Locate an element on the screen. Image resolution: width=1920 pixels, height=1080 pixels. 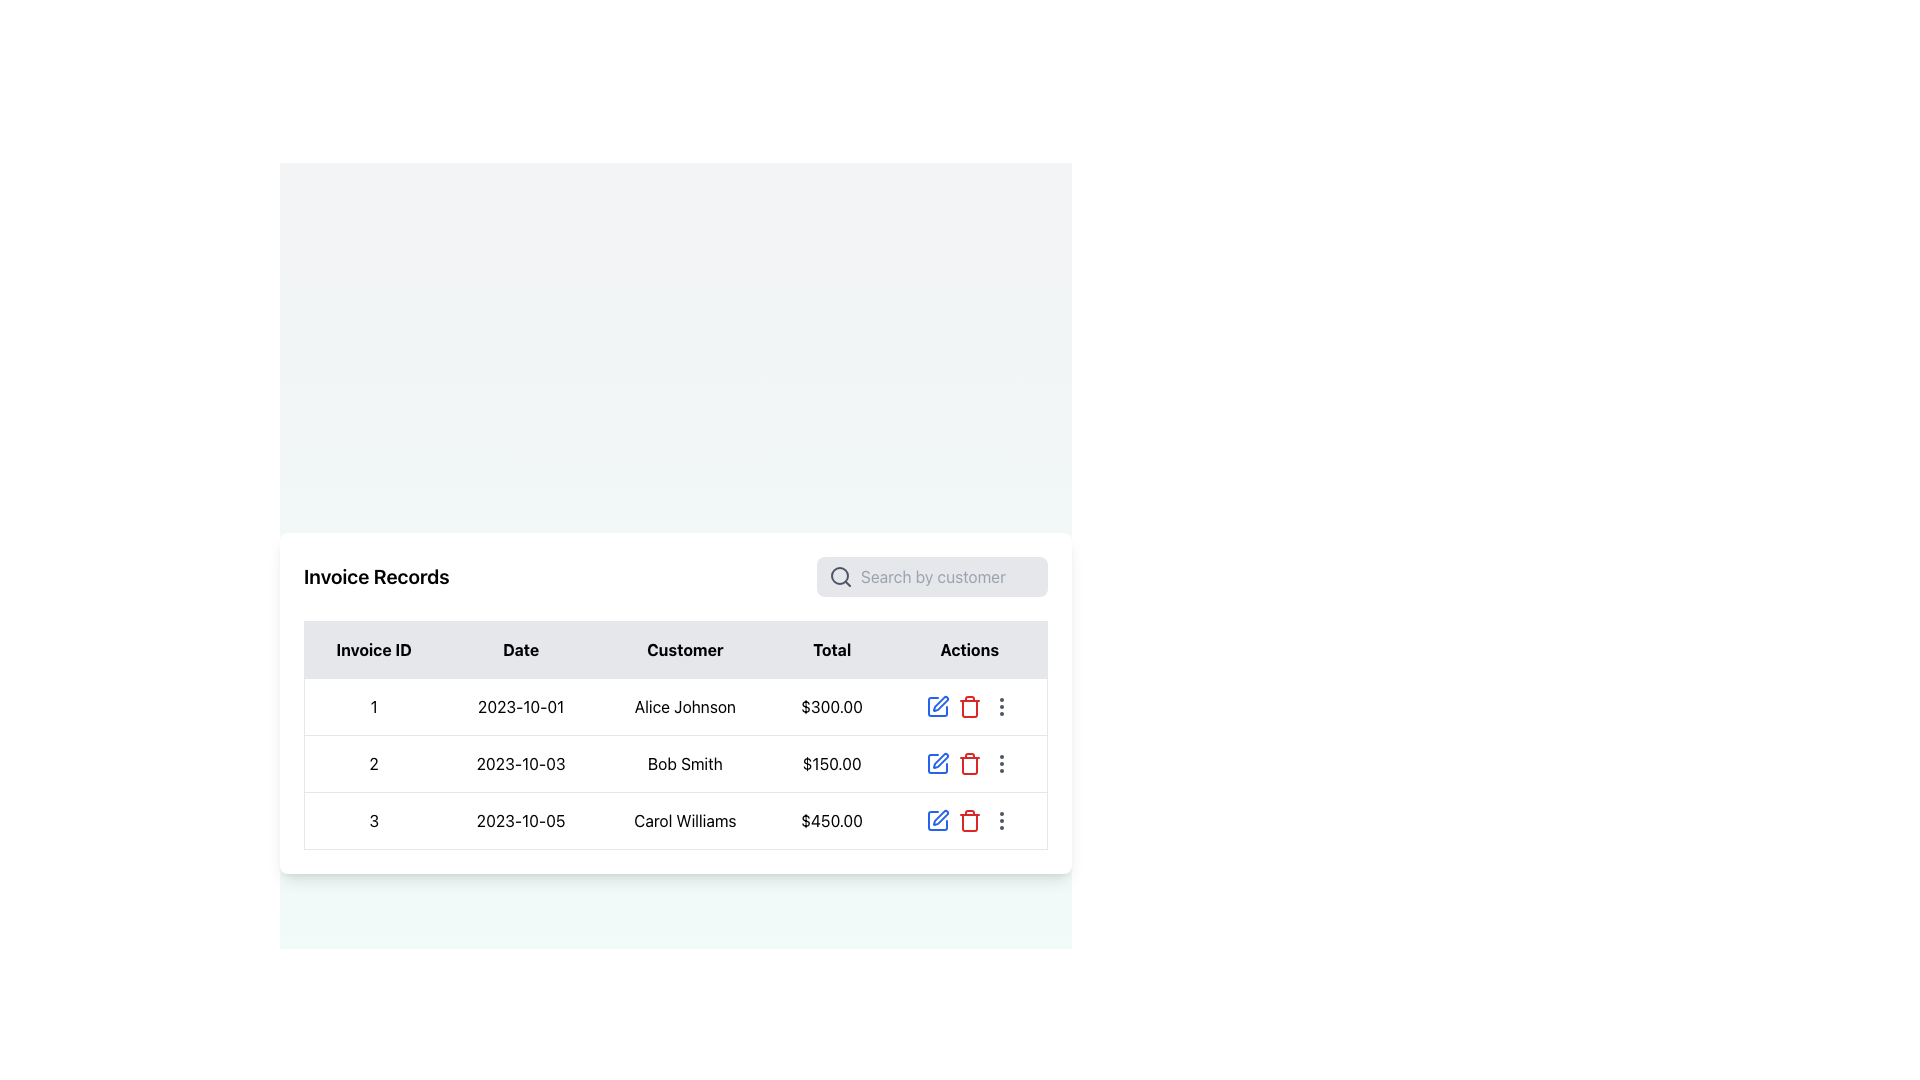
column labels of the Table Header Row in the 'Invoice Records' table, which spans horizontally at the top of the table is located at coordinates (676, 648).